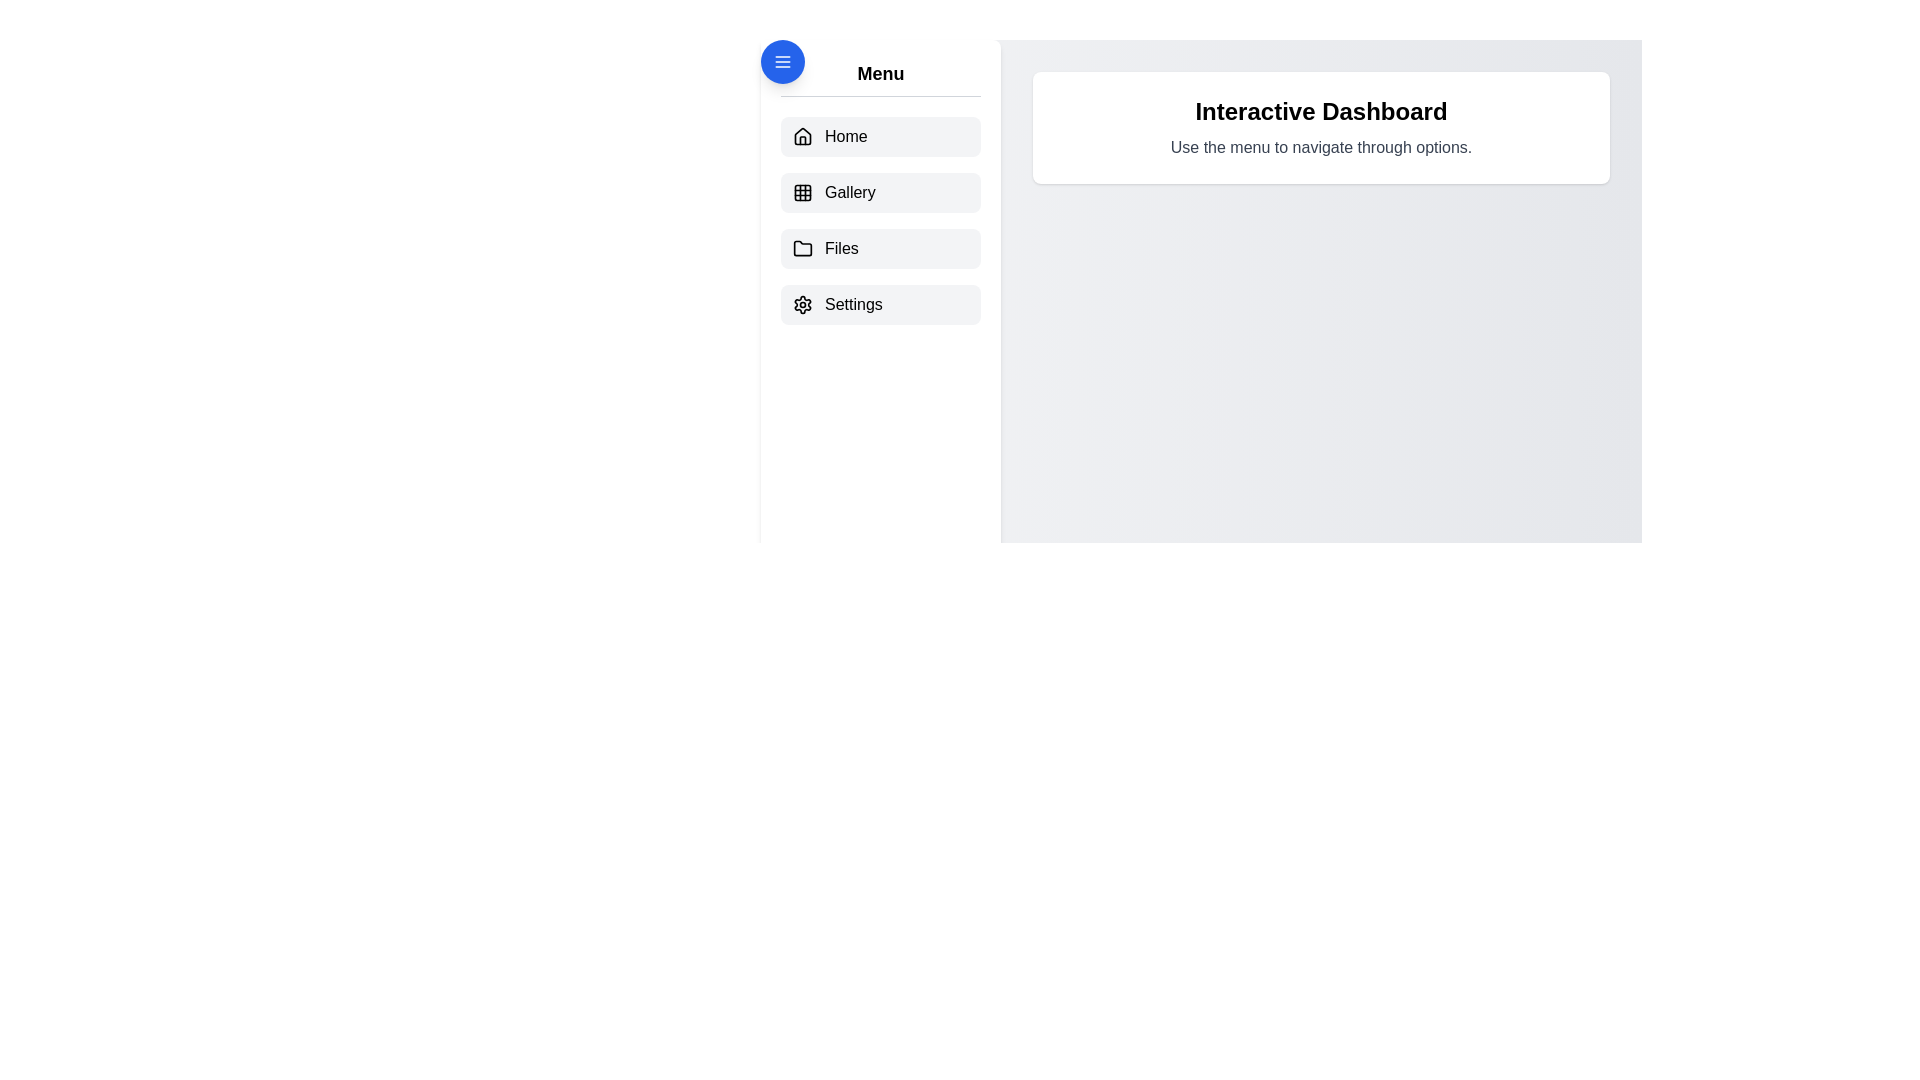 This screenshot has height=1080, width=1920. What do you see at coordinates (880, 192) in the screenshot?
I see `the menu item Gallery` at bounding box center [880, 192].